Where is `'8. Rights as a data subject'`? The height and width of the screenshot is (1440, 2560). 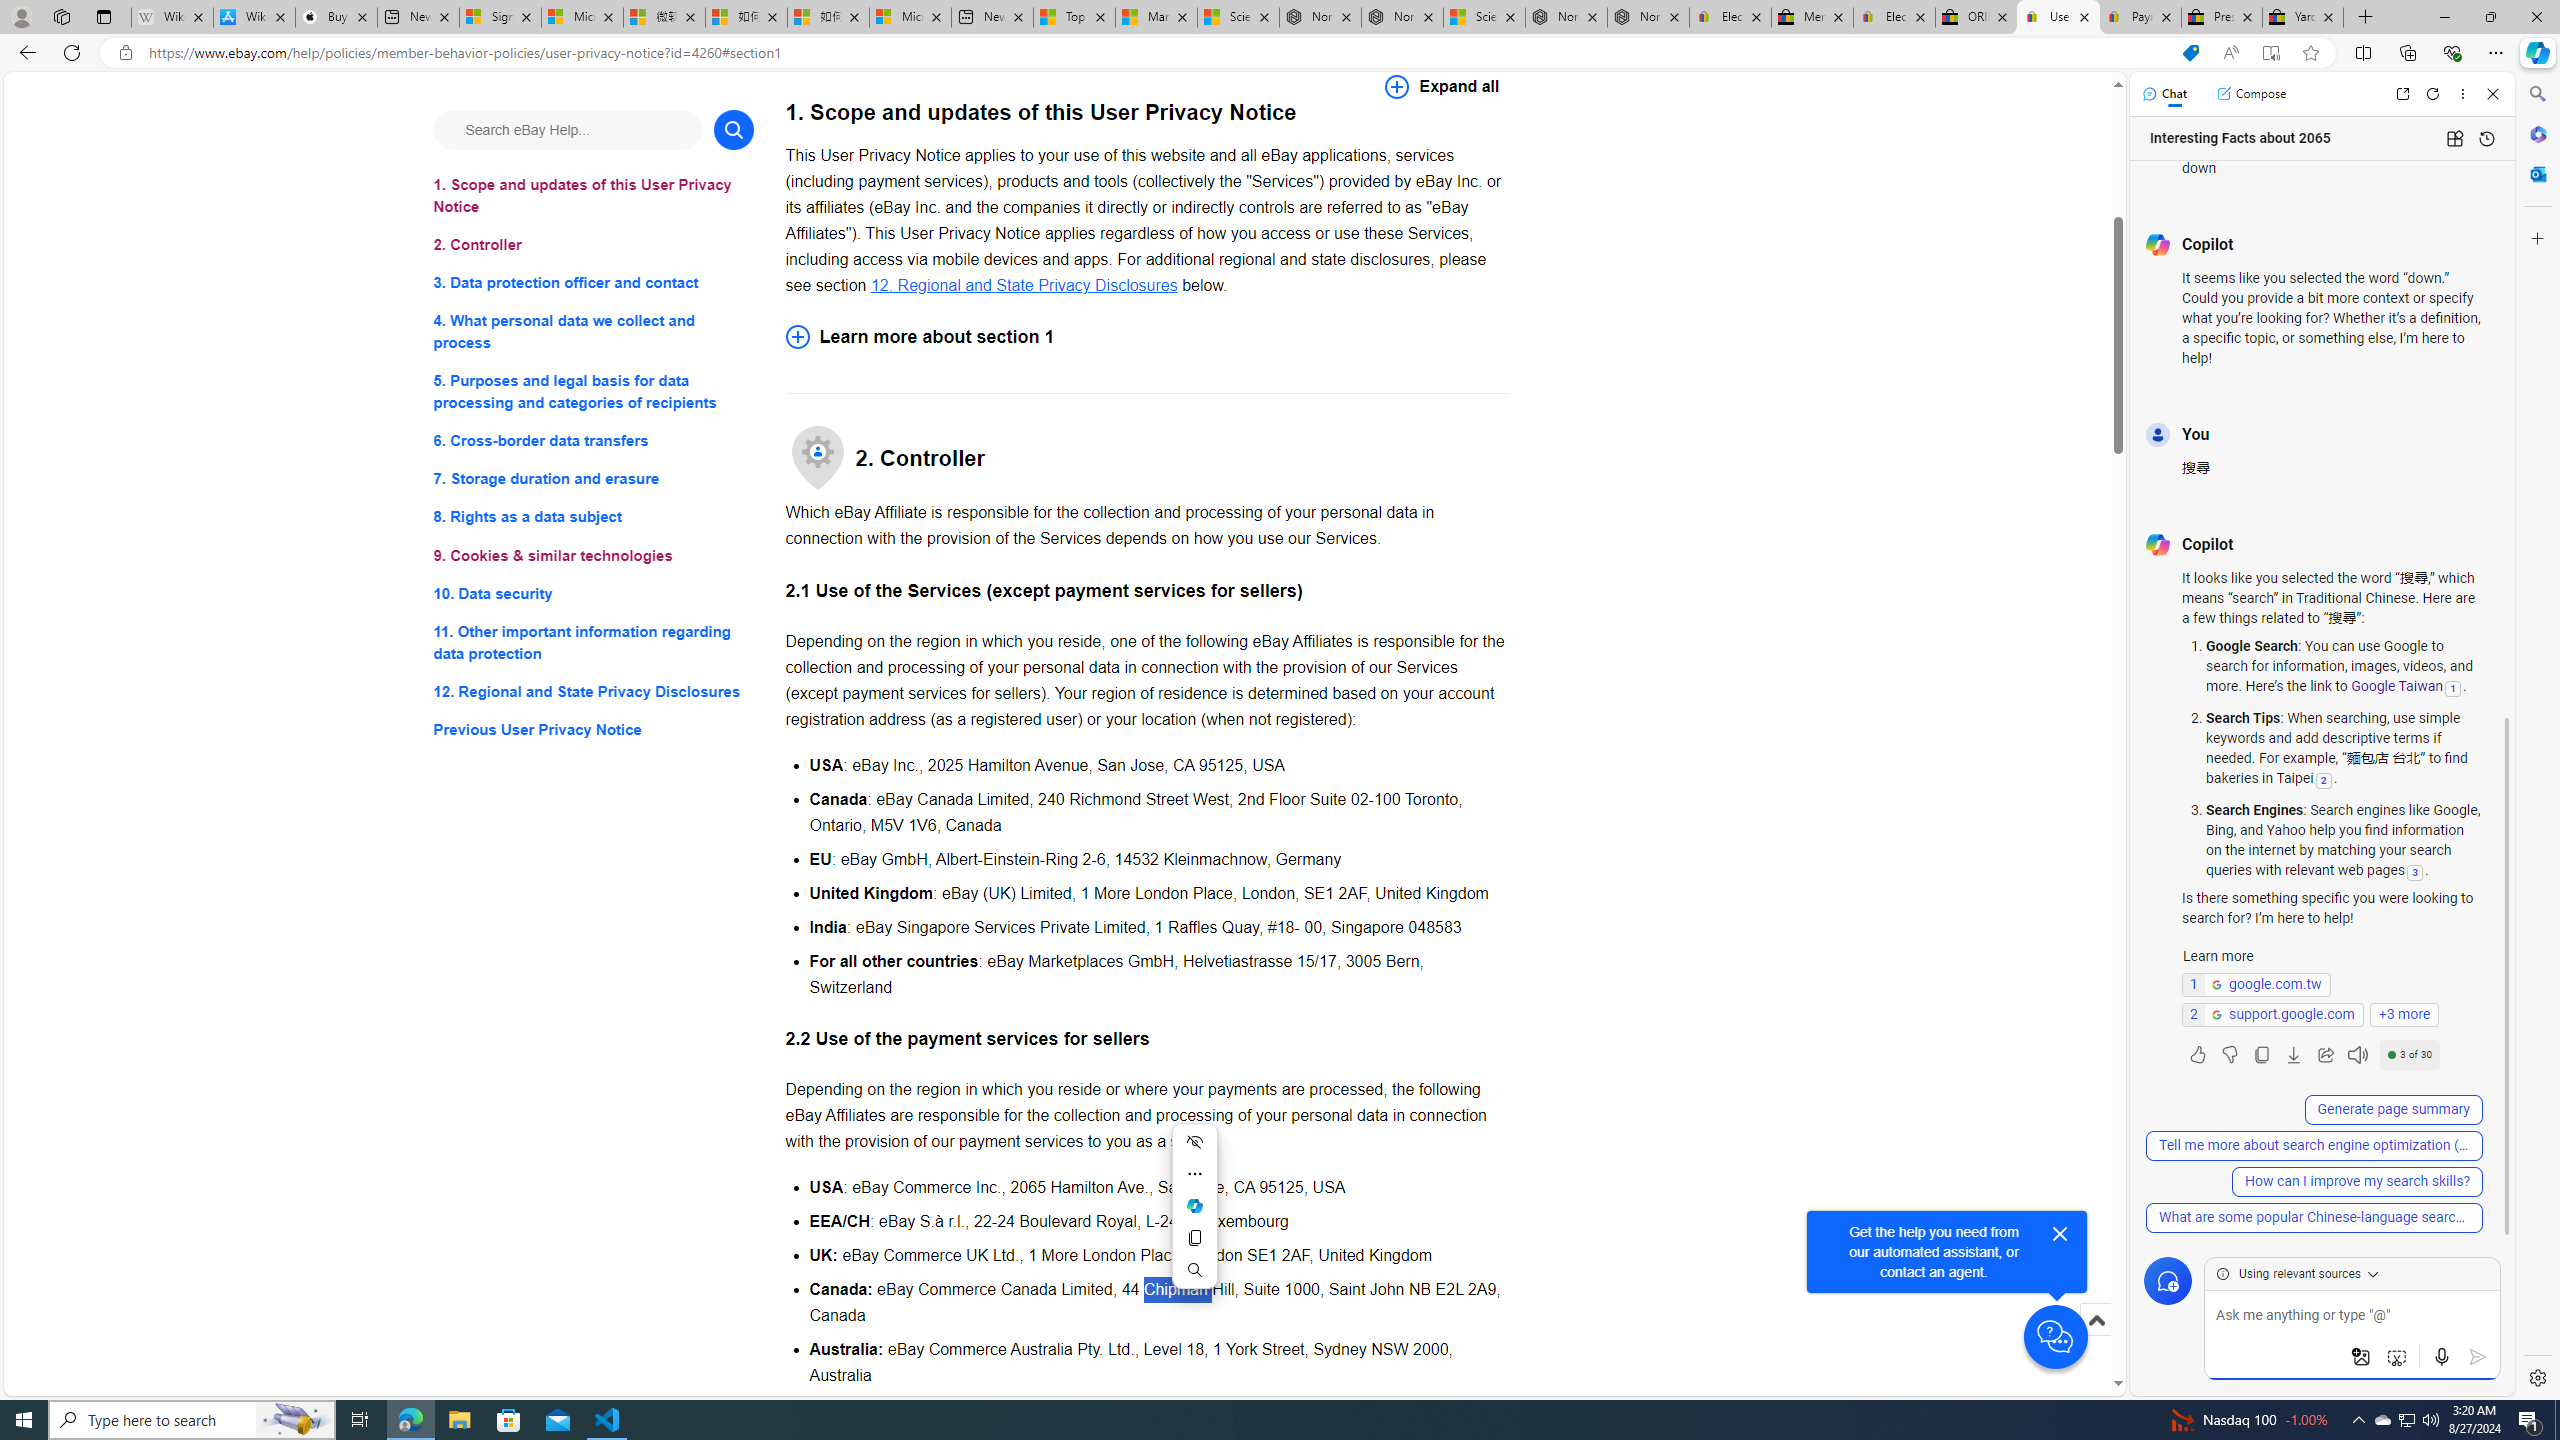 '8. Rights as a data subject' is located at coordinates (592, 516).